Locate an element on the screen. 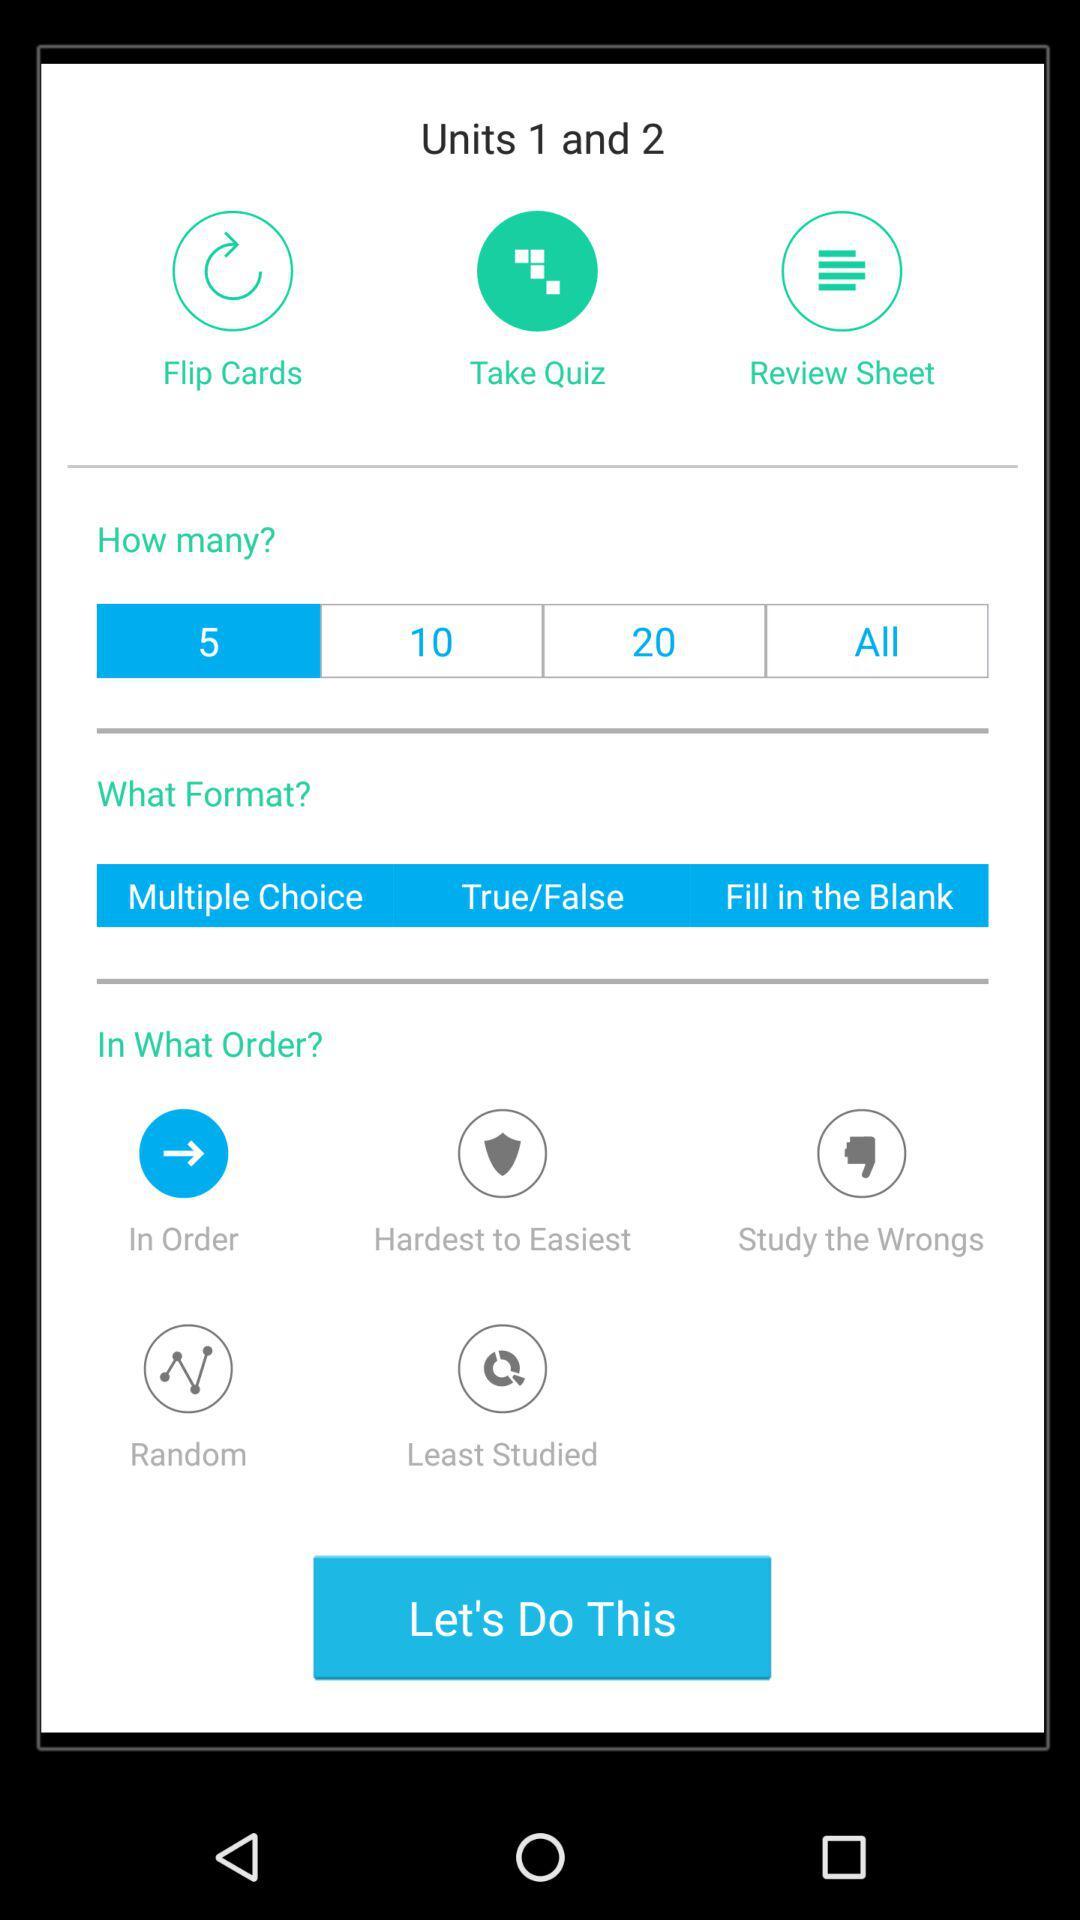 This screenshot has height=1920, width=1080. jack the paper is located at coordinates (841, 270).